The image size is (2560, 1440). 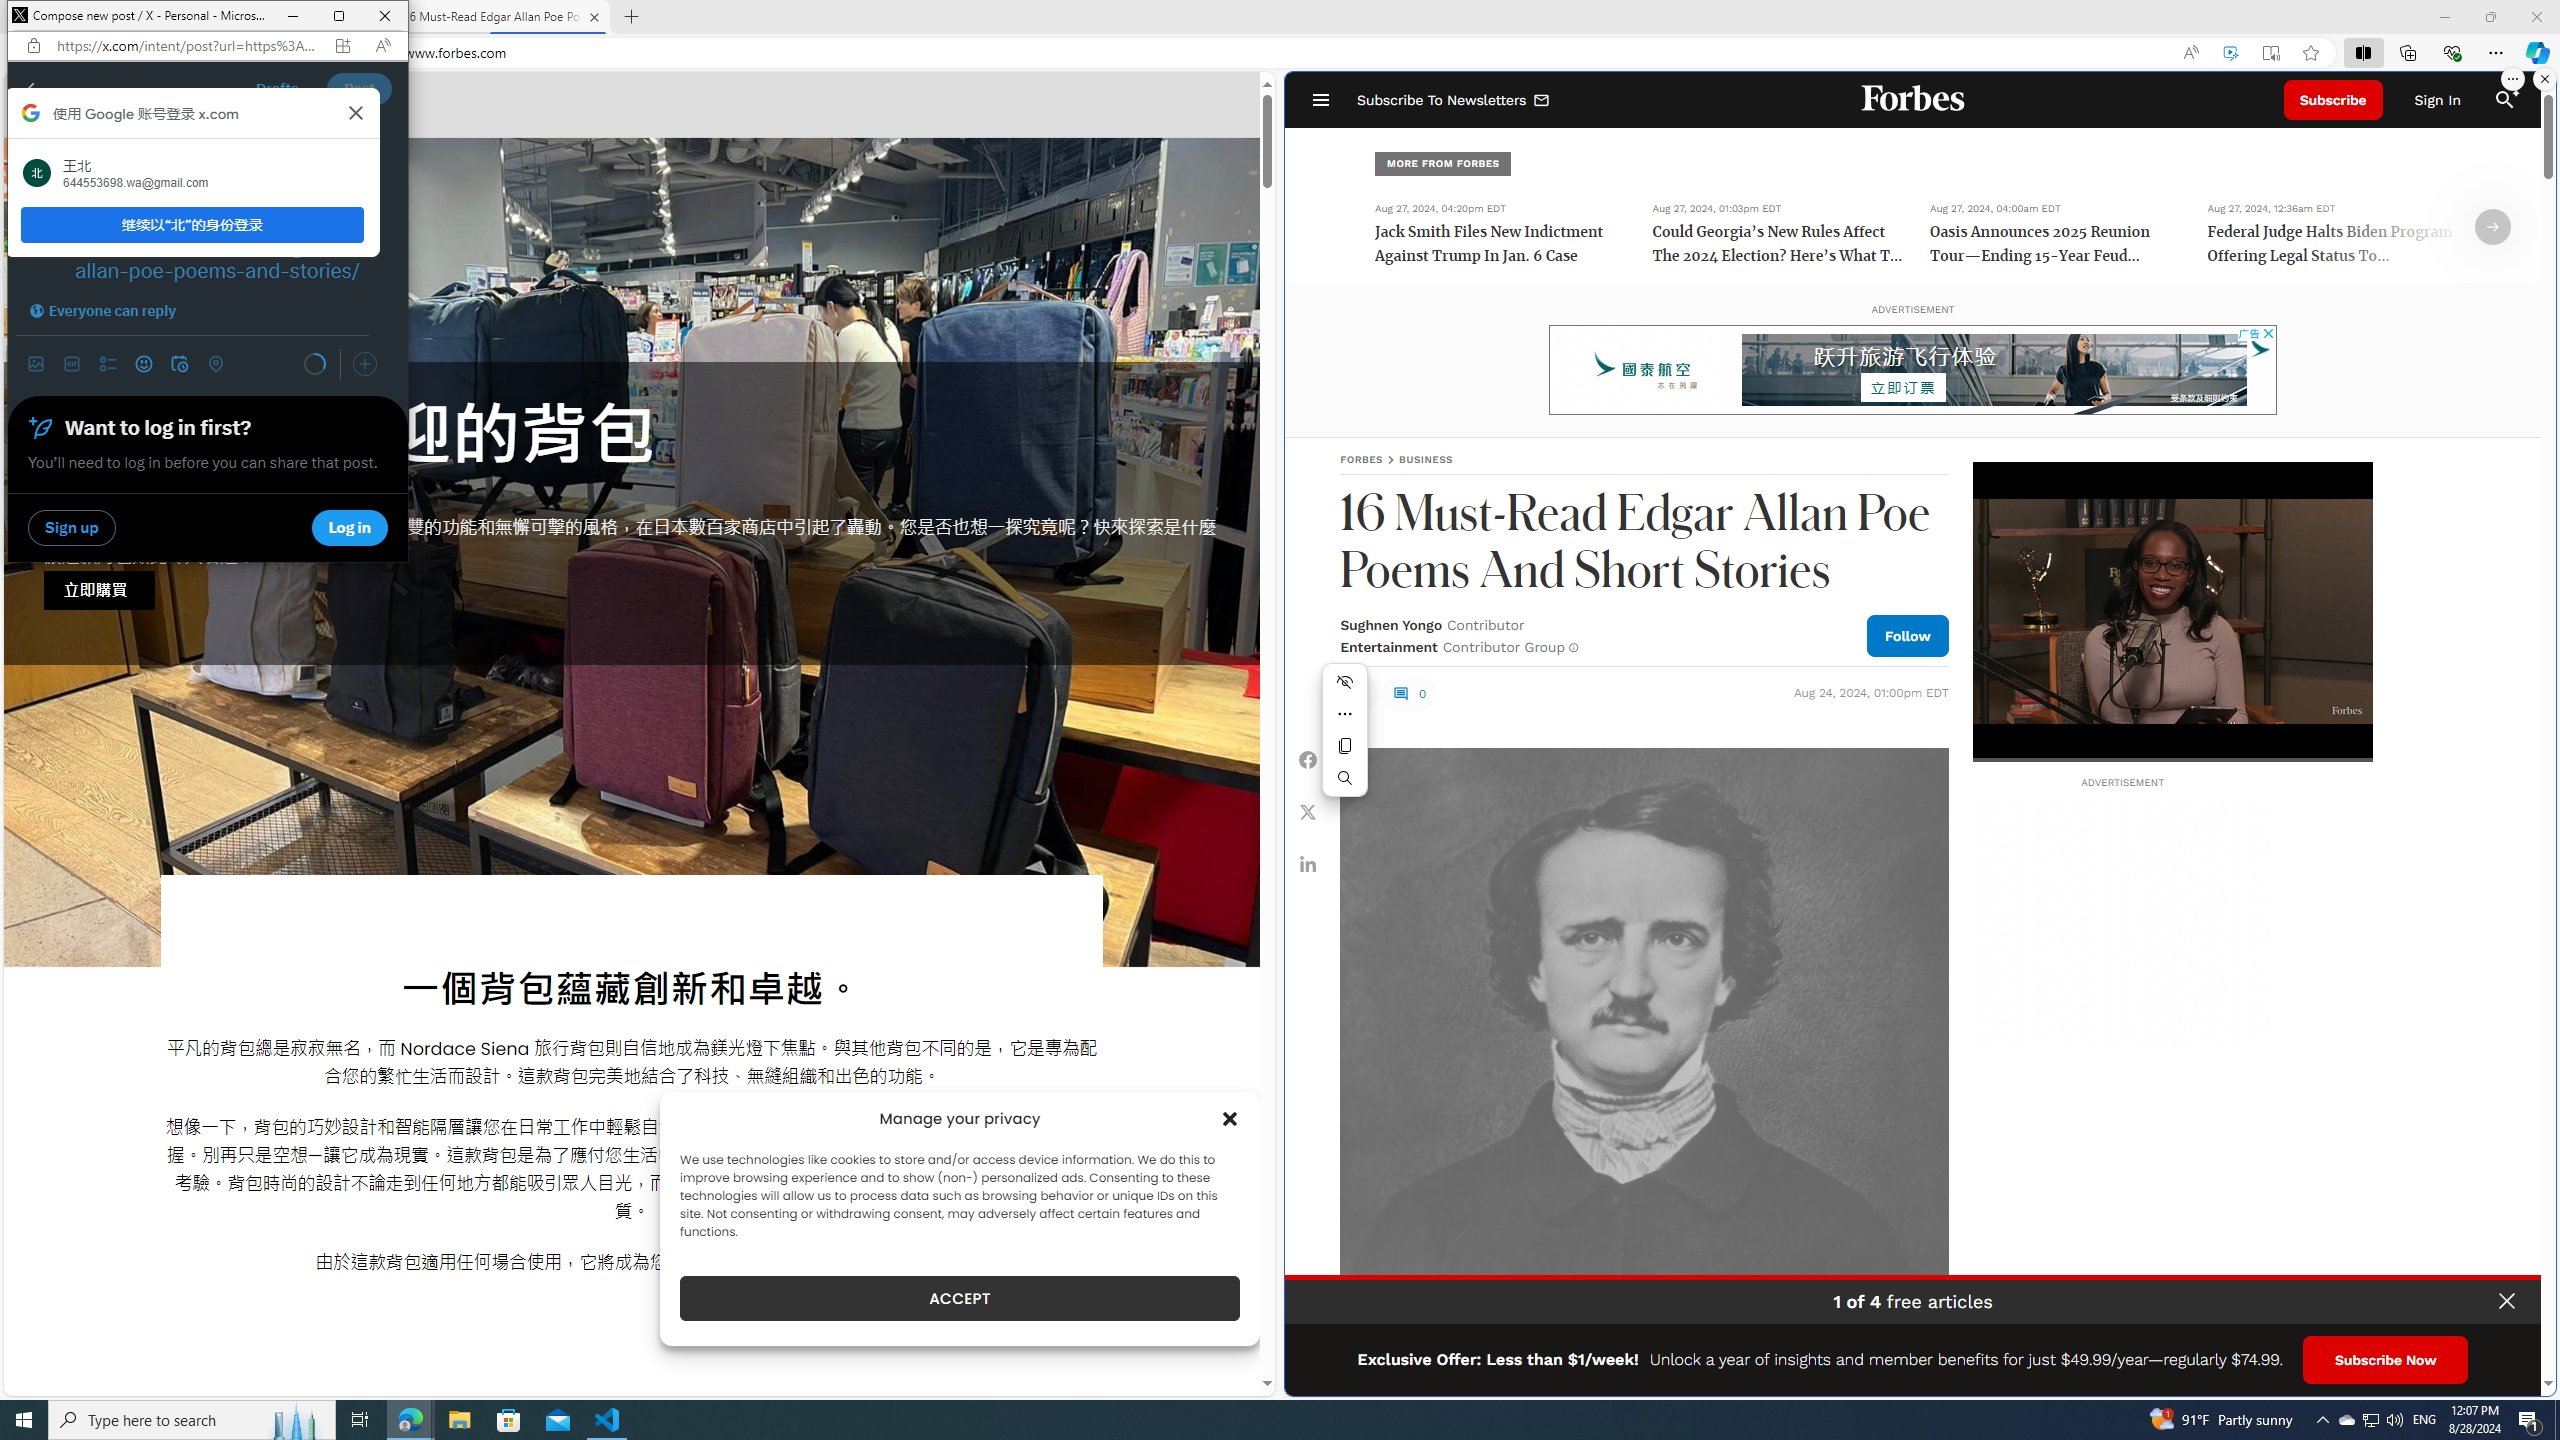 I want to click on 'Arrow Right', so click(x=2492, y=226).